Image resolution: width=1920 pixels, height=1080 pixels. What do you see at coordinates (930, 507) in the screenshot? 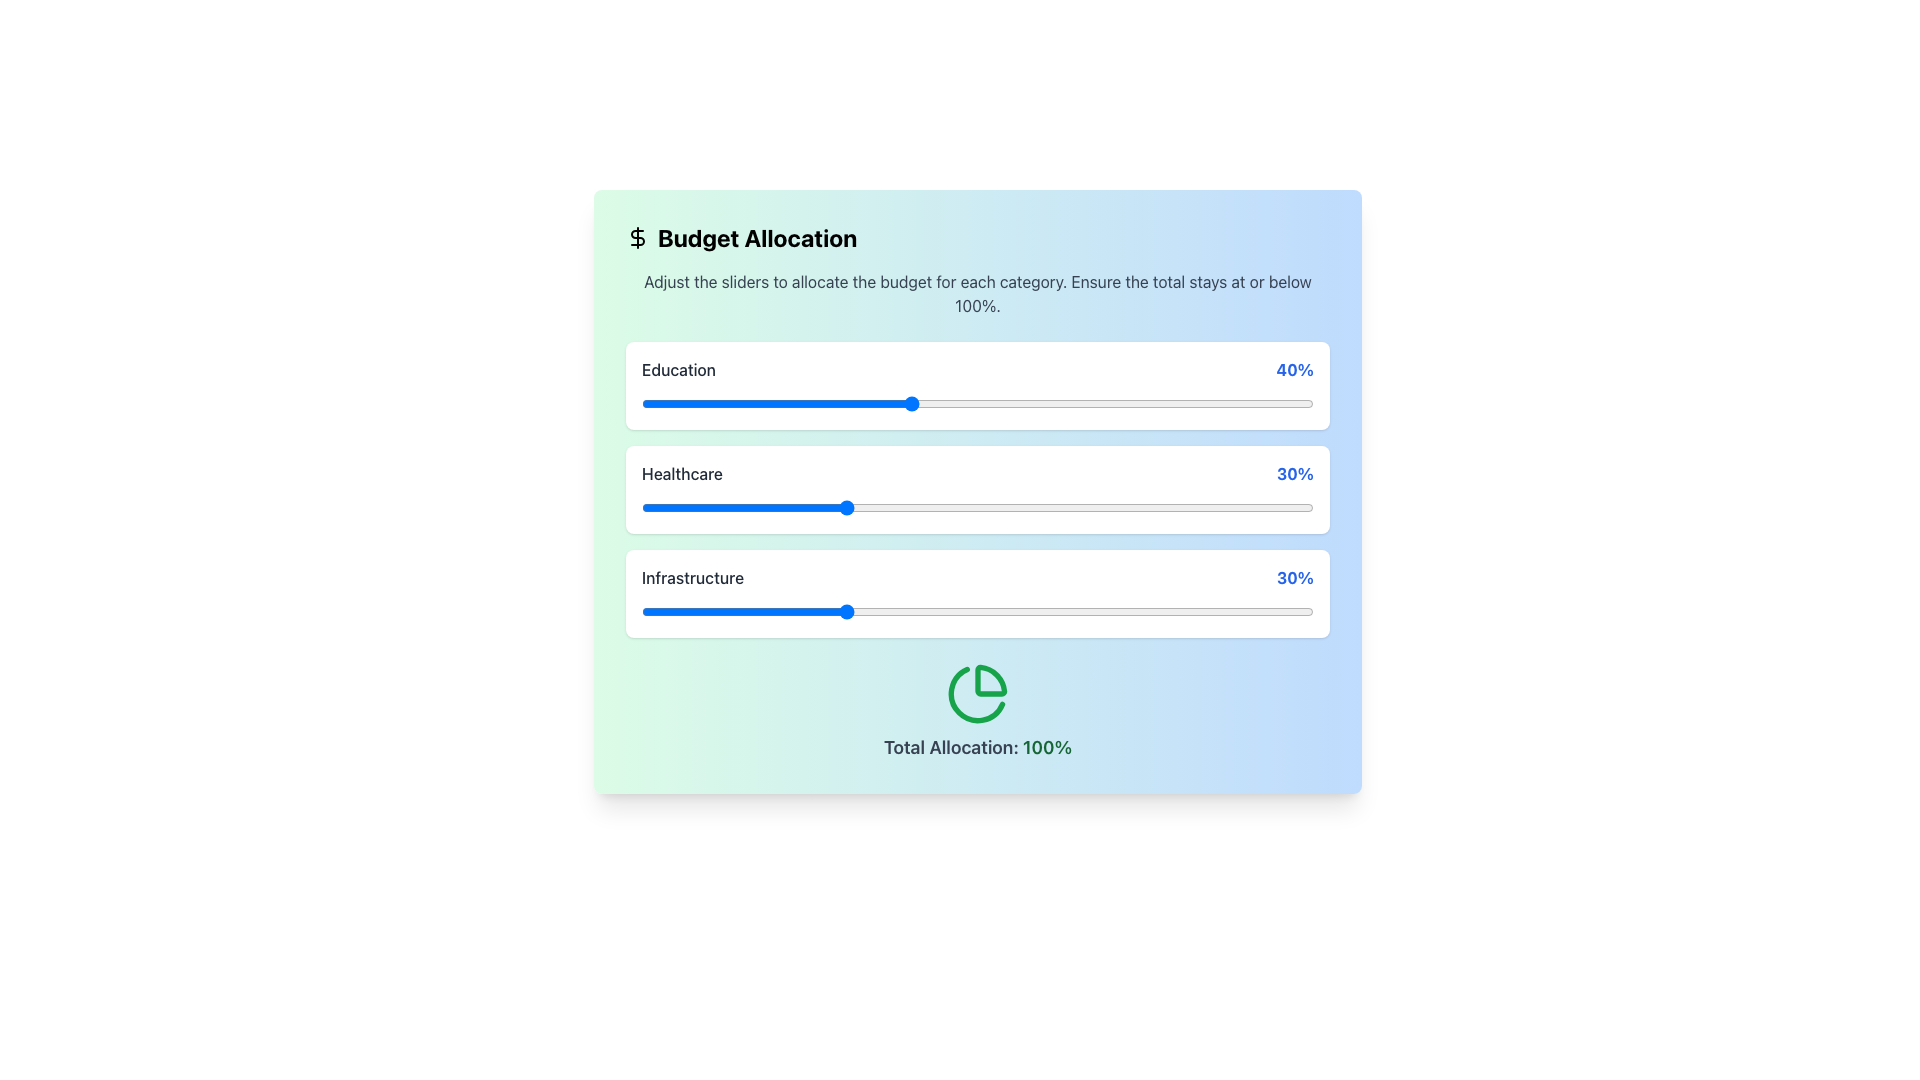
I see `healthcare allocation` at bounding box center [930, 507].